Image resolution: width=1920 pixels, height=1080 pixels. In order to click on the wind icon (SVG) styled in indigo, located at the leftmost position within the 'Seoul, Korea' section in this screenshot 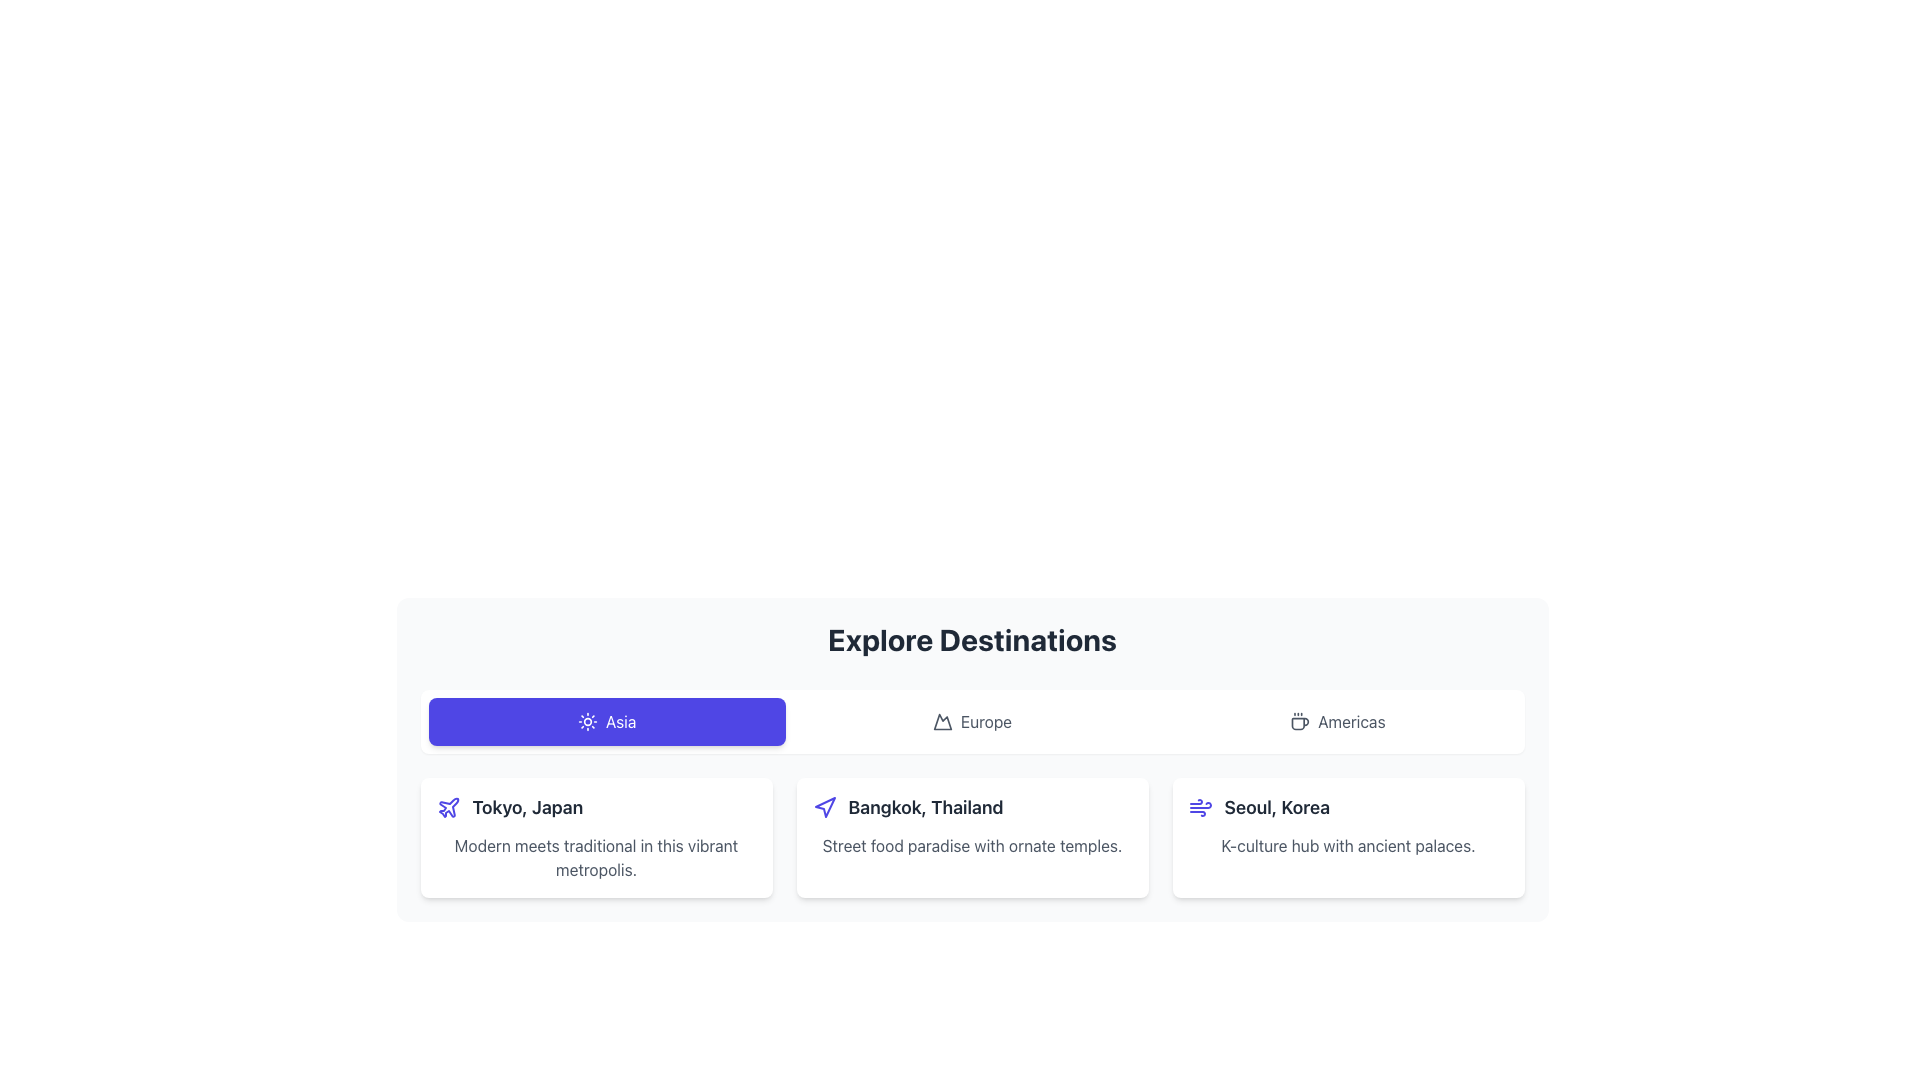, I will do `click(1200, 806)`.